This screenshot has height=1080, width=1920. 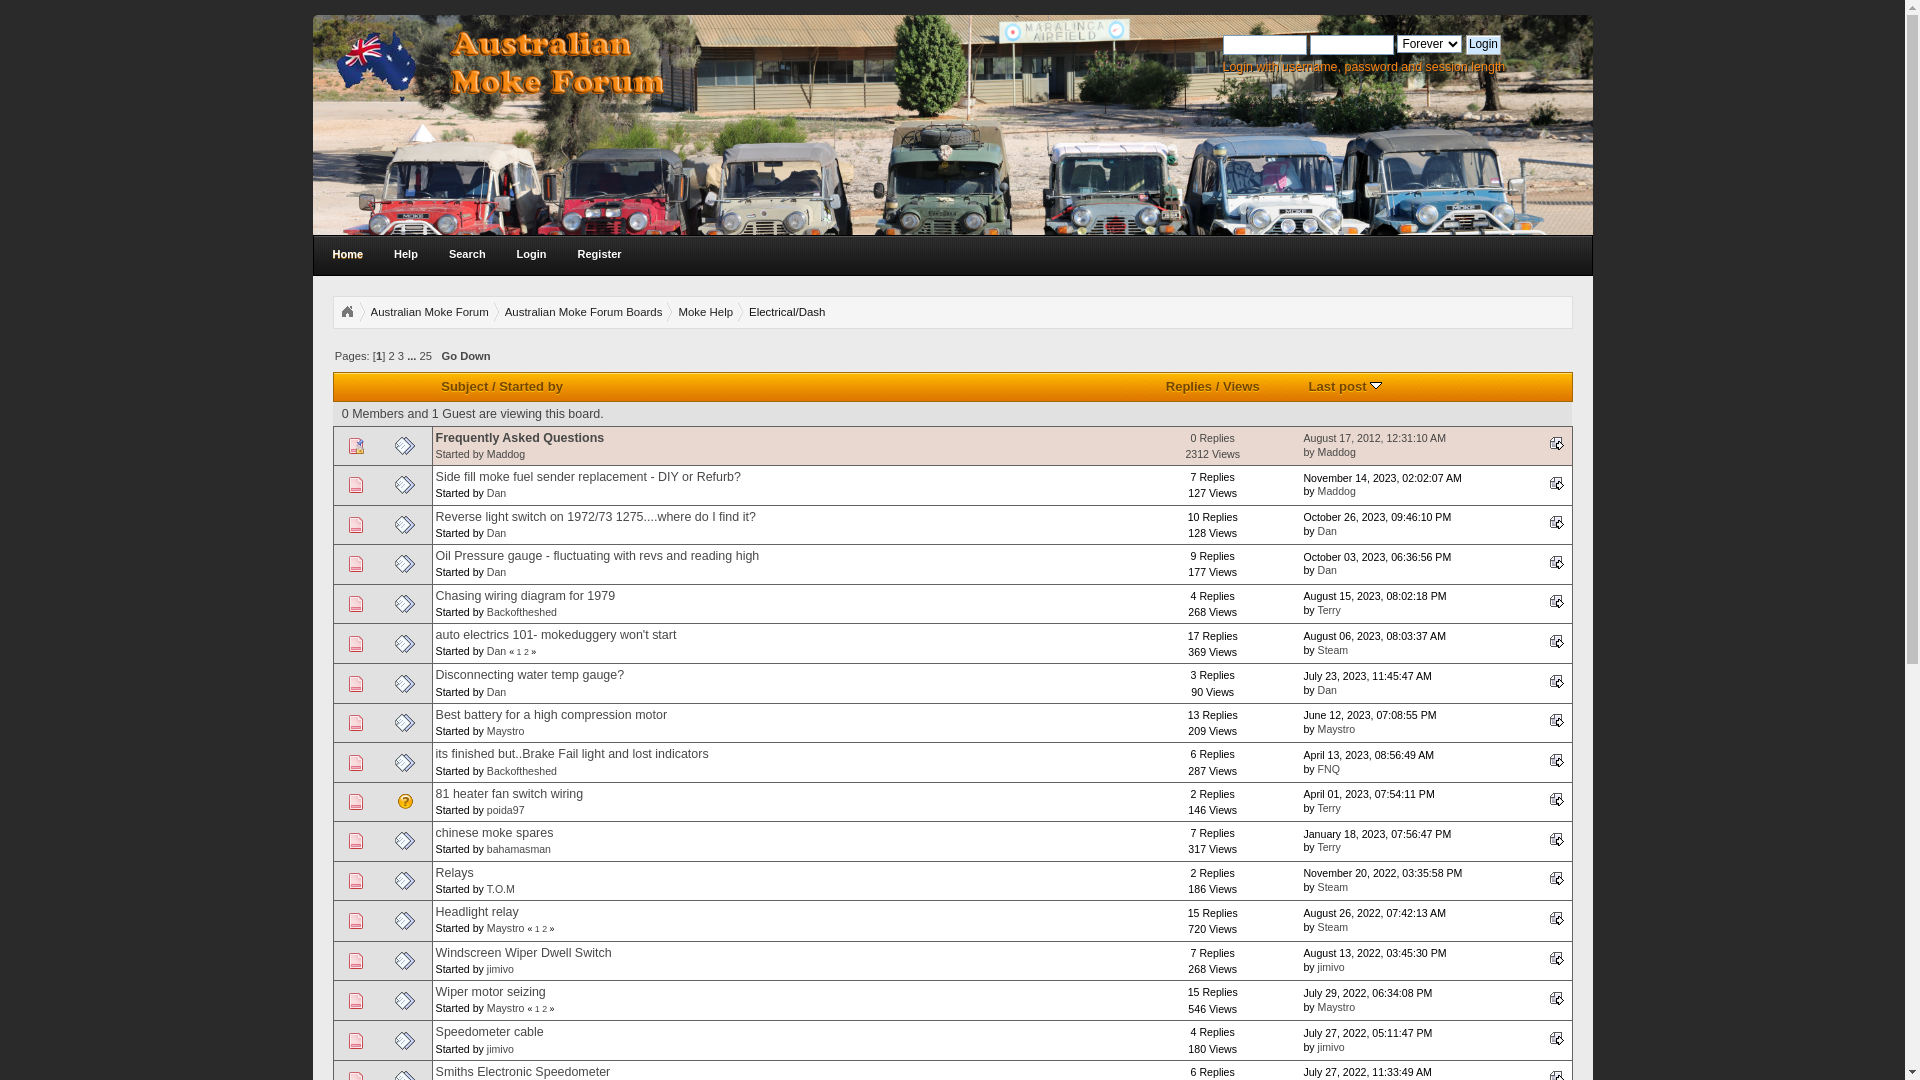 What do you see at coordinates (504, 312) in the screenshot?
I see `'Australian Moke Forum Boards'` at bounding box center [504, 312].